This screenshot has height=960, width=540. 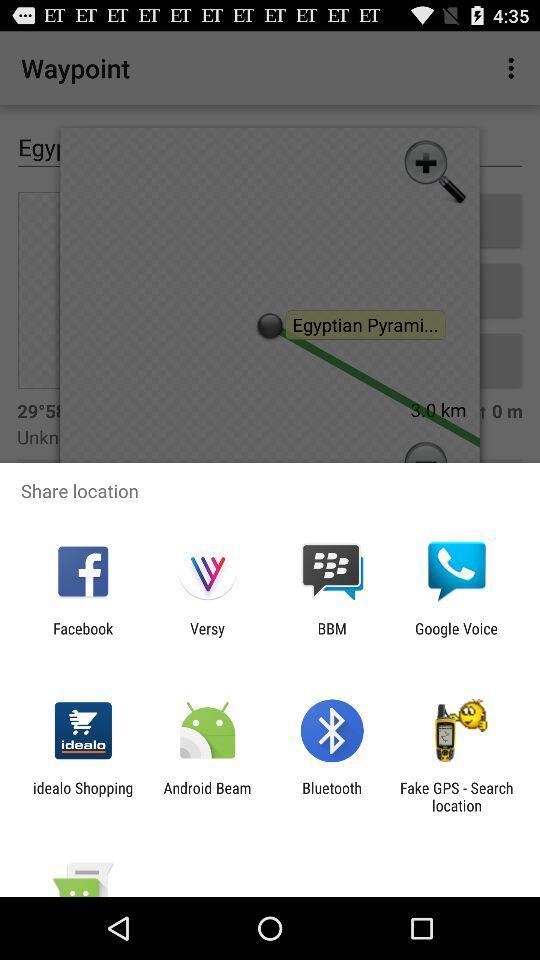 I want to click on item next to versy app, so click(x=332, y=636).